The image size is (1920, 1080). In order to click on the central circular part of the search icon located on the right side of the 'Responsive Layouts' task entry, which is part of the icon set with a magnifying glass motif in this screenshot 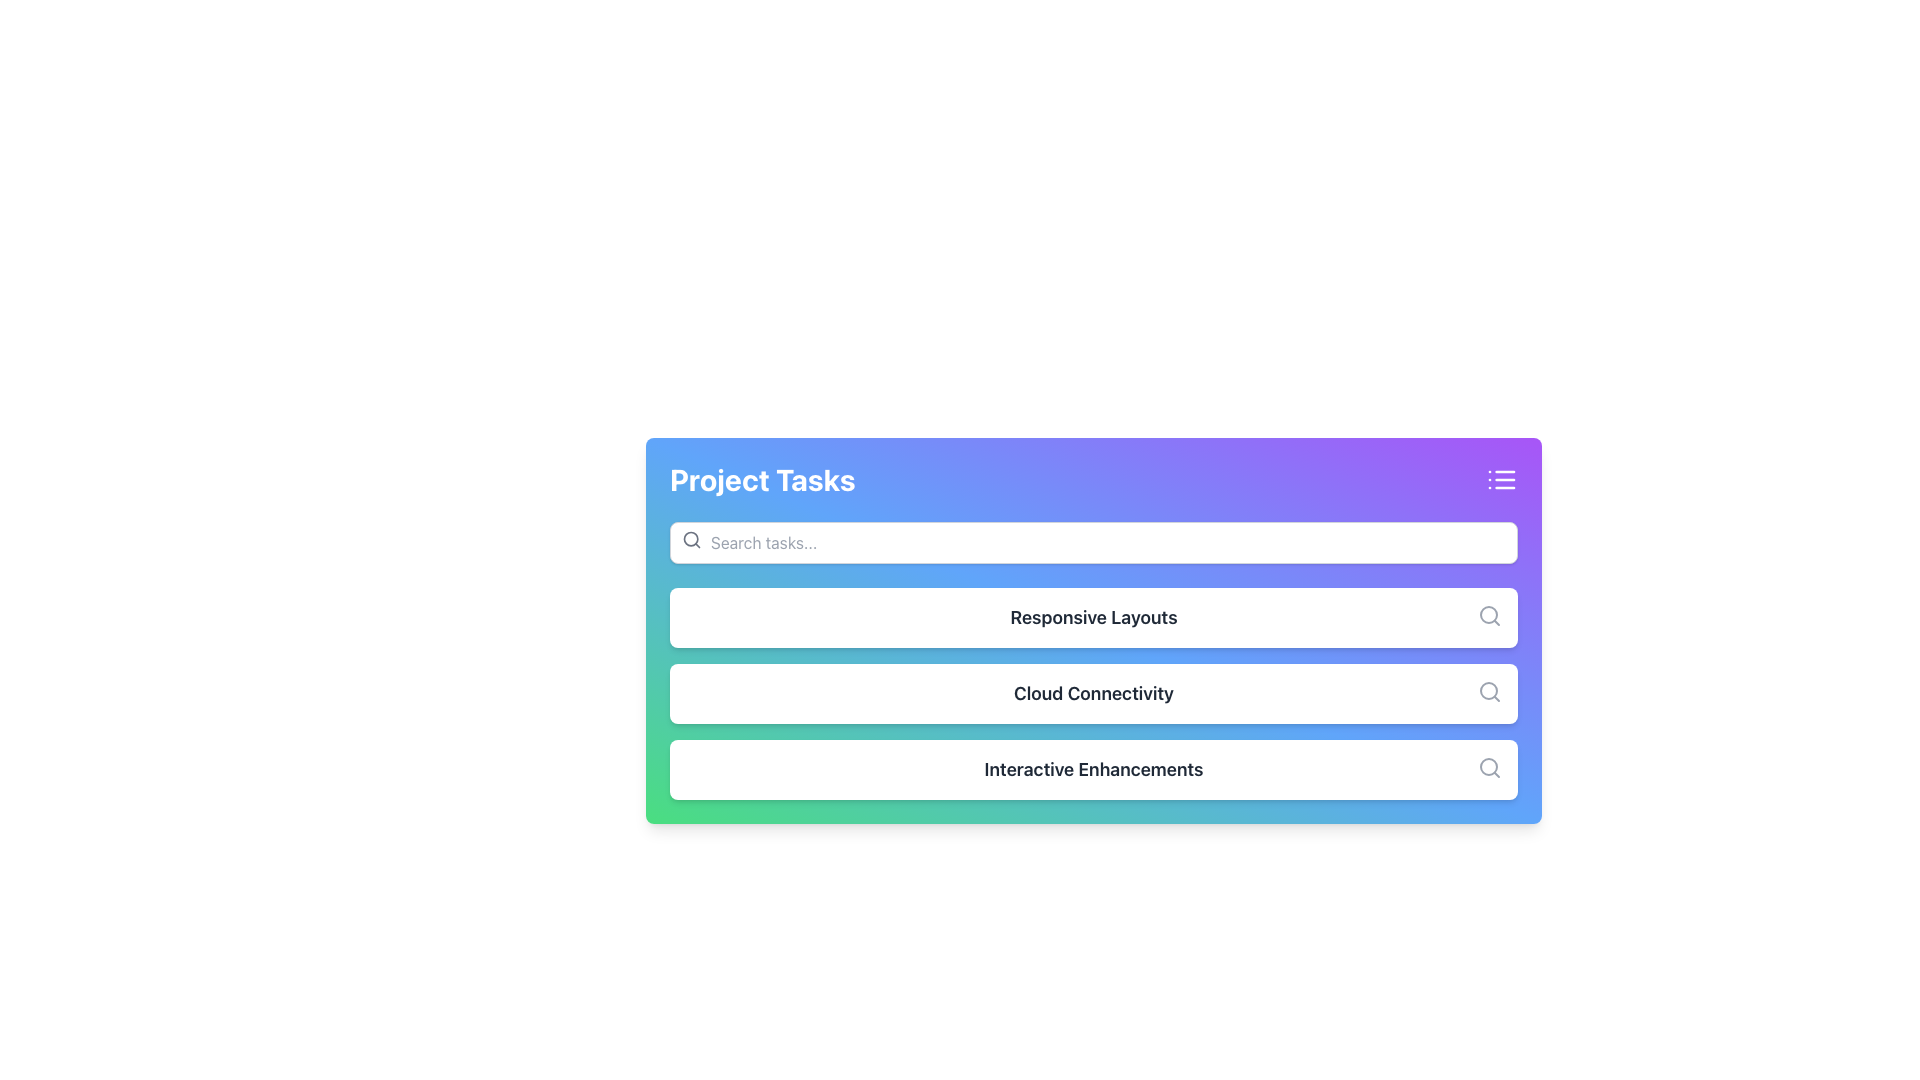, I will do `click(1488, 613)`.